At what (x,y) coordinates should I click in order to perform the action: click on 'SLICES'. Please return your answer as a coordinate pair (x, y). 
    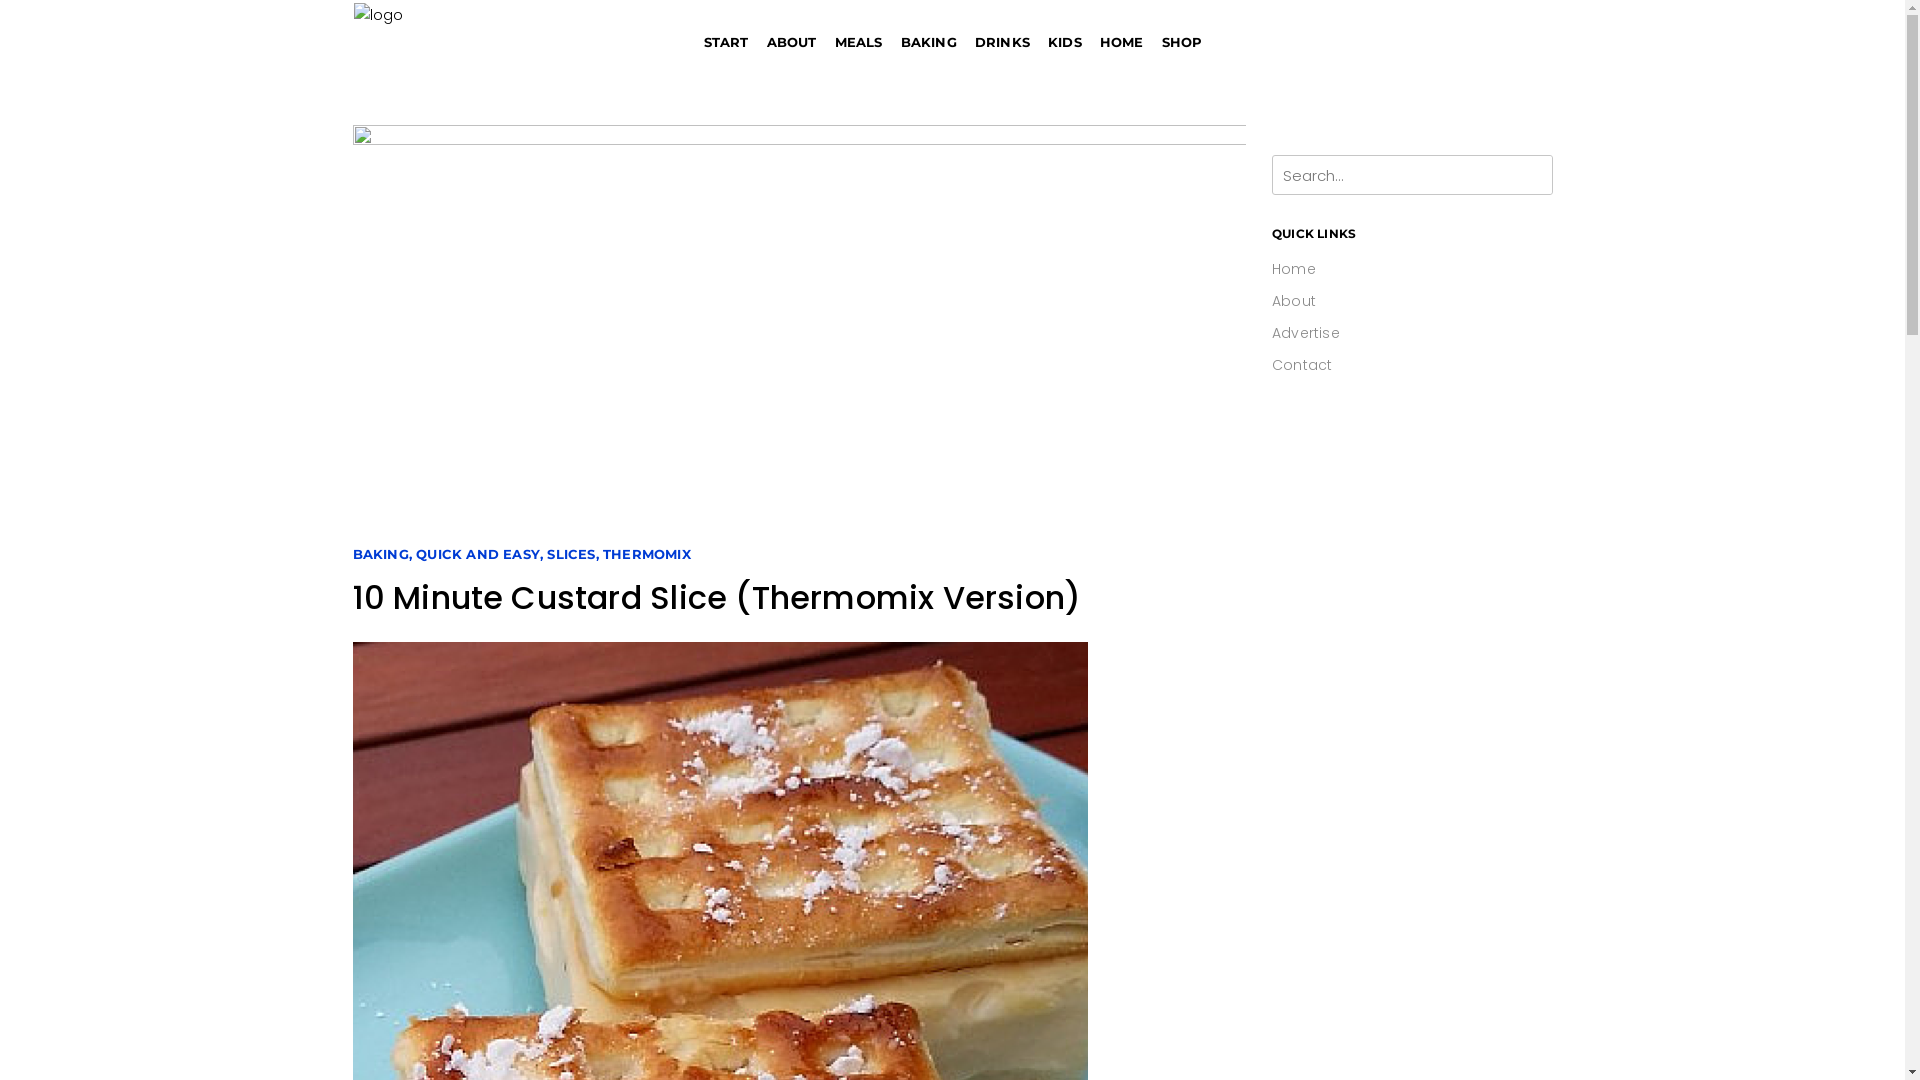
    Looking at the image, I should click on (570, 554).